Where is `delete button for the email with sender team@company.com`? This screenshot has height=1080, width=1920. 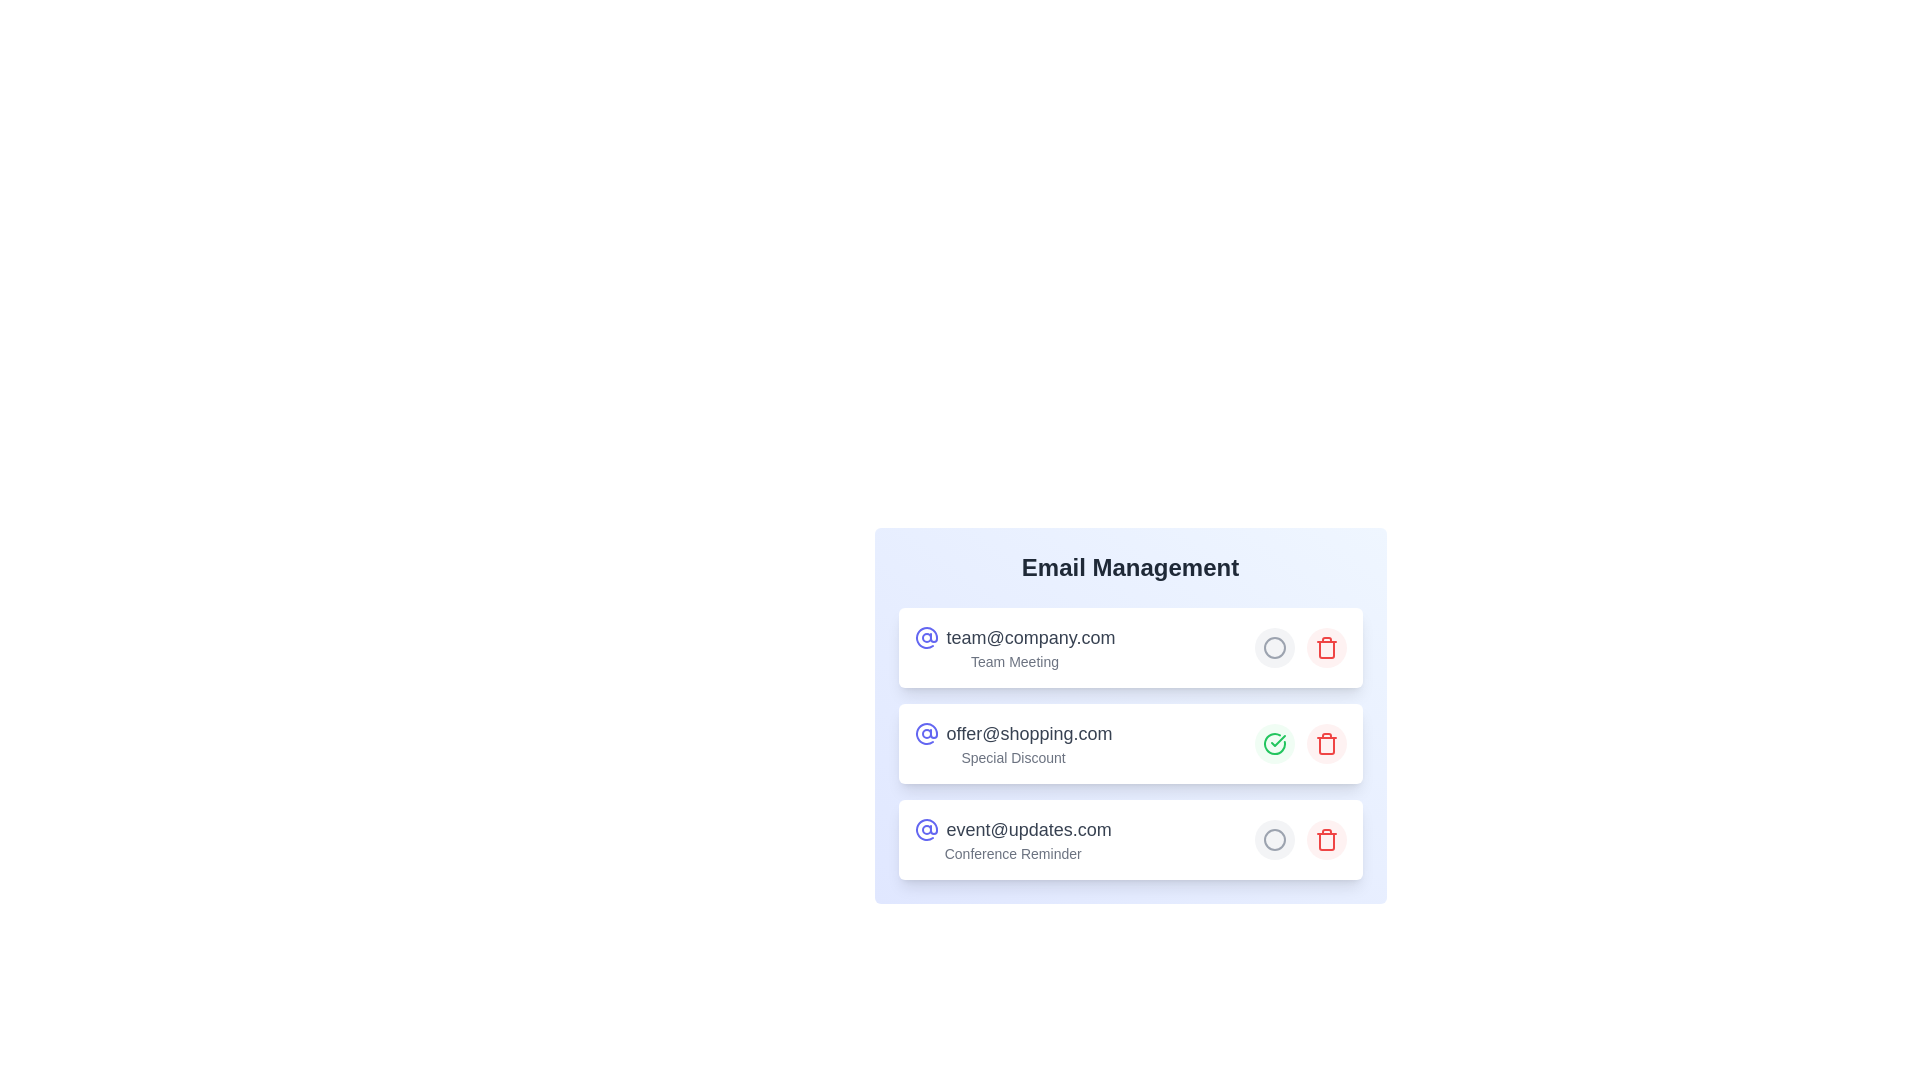
delete button for the email with sender team@company.com is located at coordinates (1326, 648).